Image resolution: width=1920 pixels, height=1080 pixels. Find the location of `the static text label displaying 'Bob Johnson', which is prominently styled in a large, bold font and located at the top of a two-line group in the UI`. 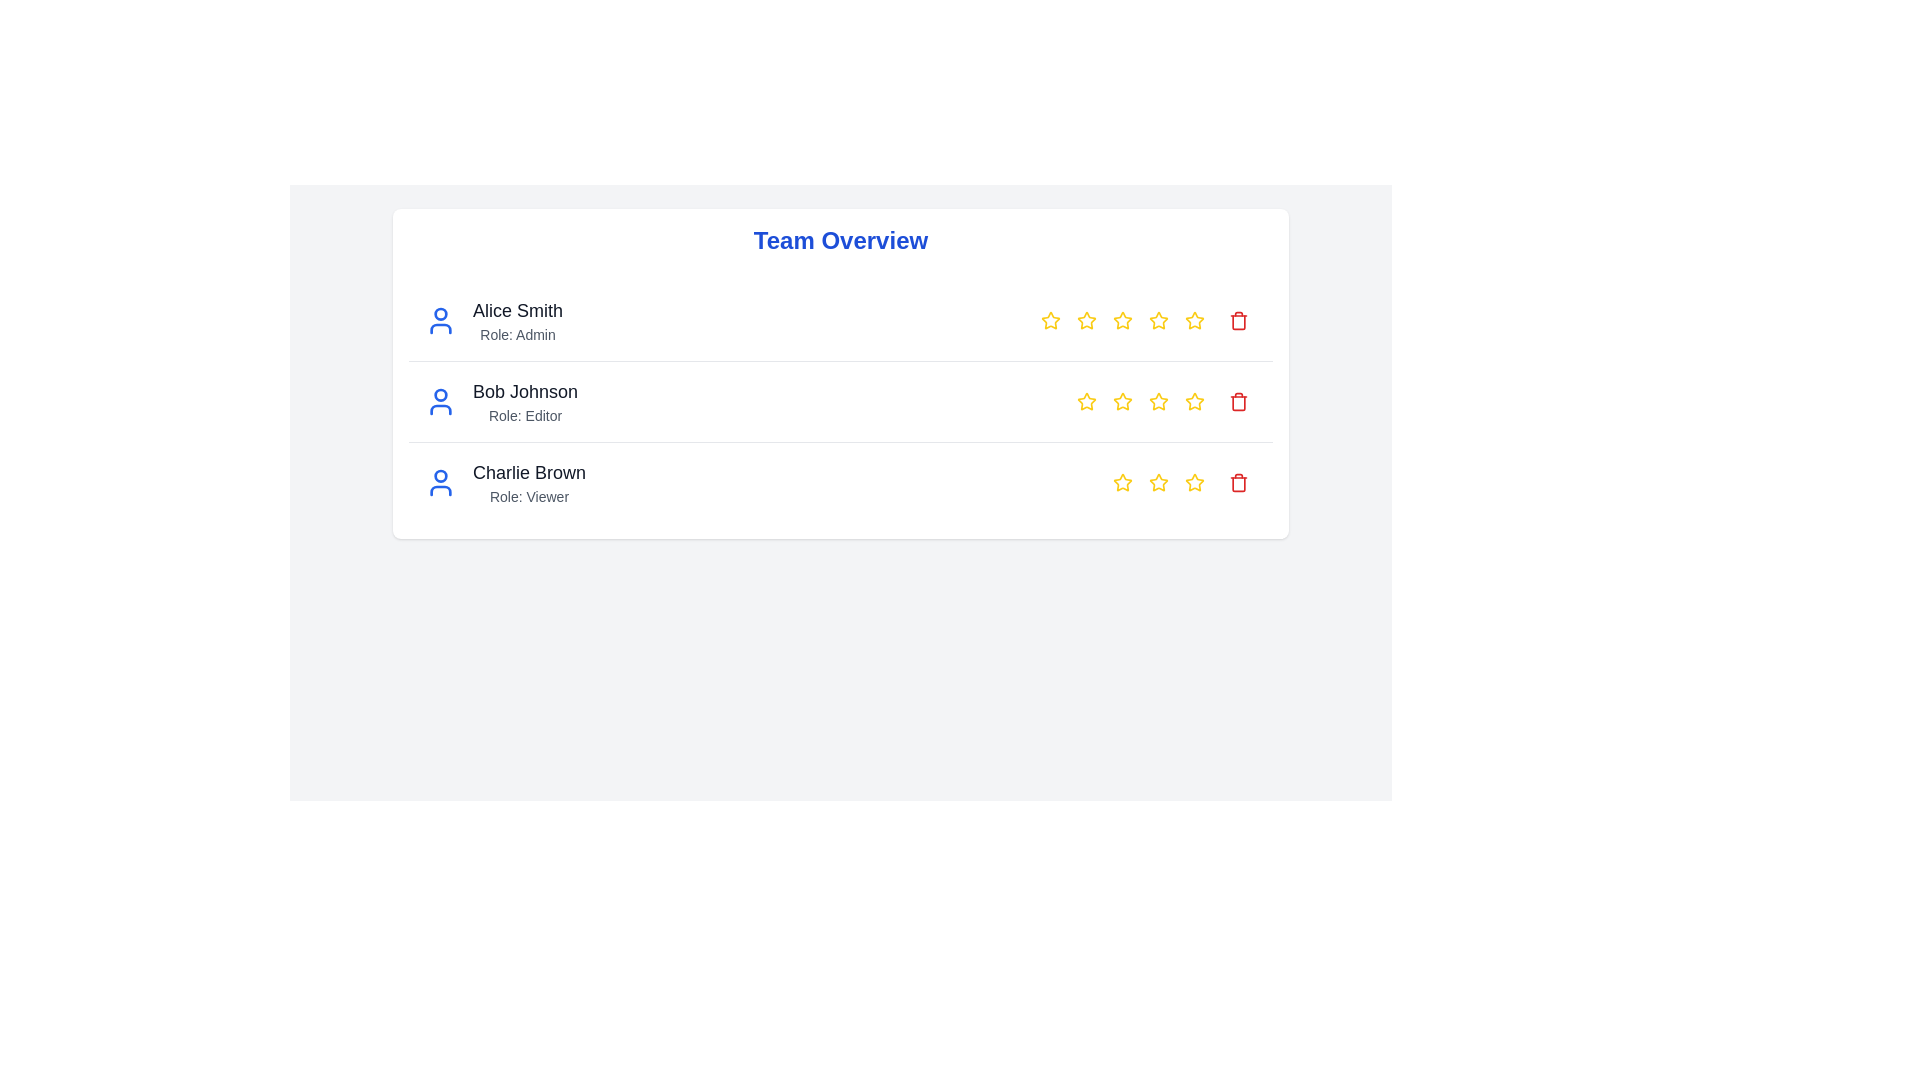

the static text label displaying 'Bob Johnson', which is prominently styled in a large, bold font and located at the top of a two-line group in the UI is located at coordinates (525, 392).